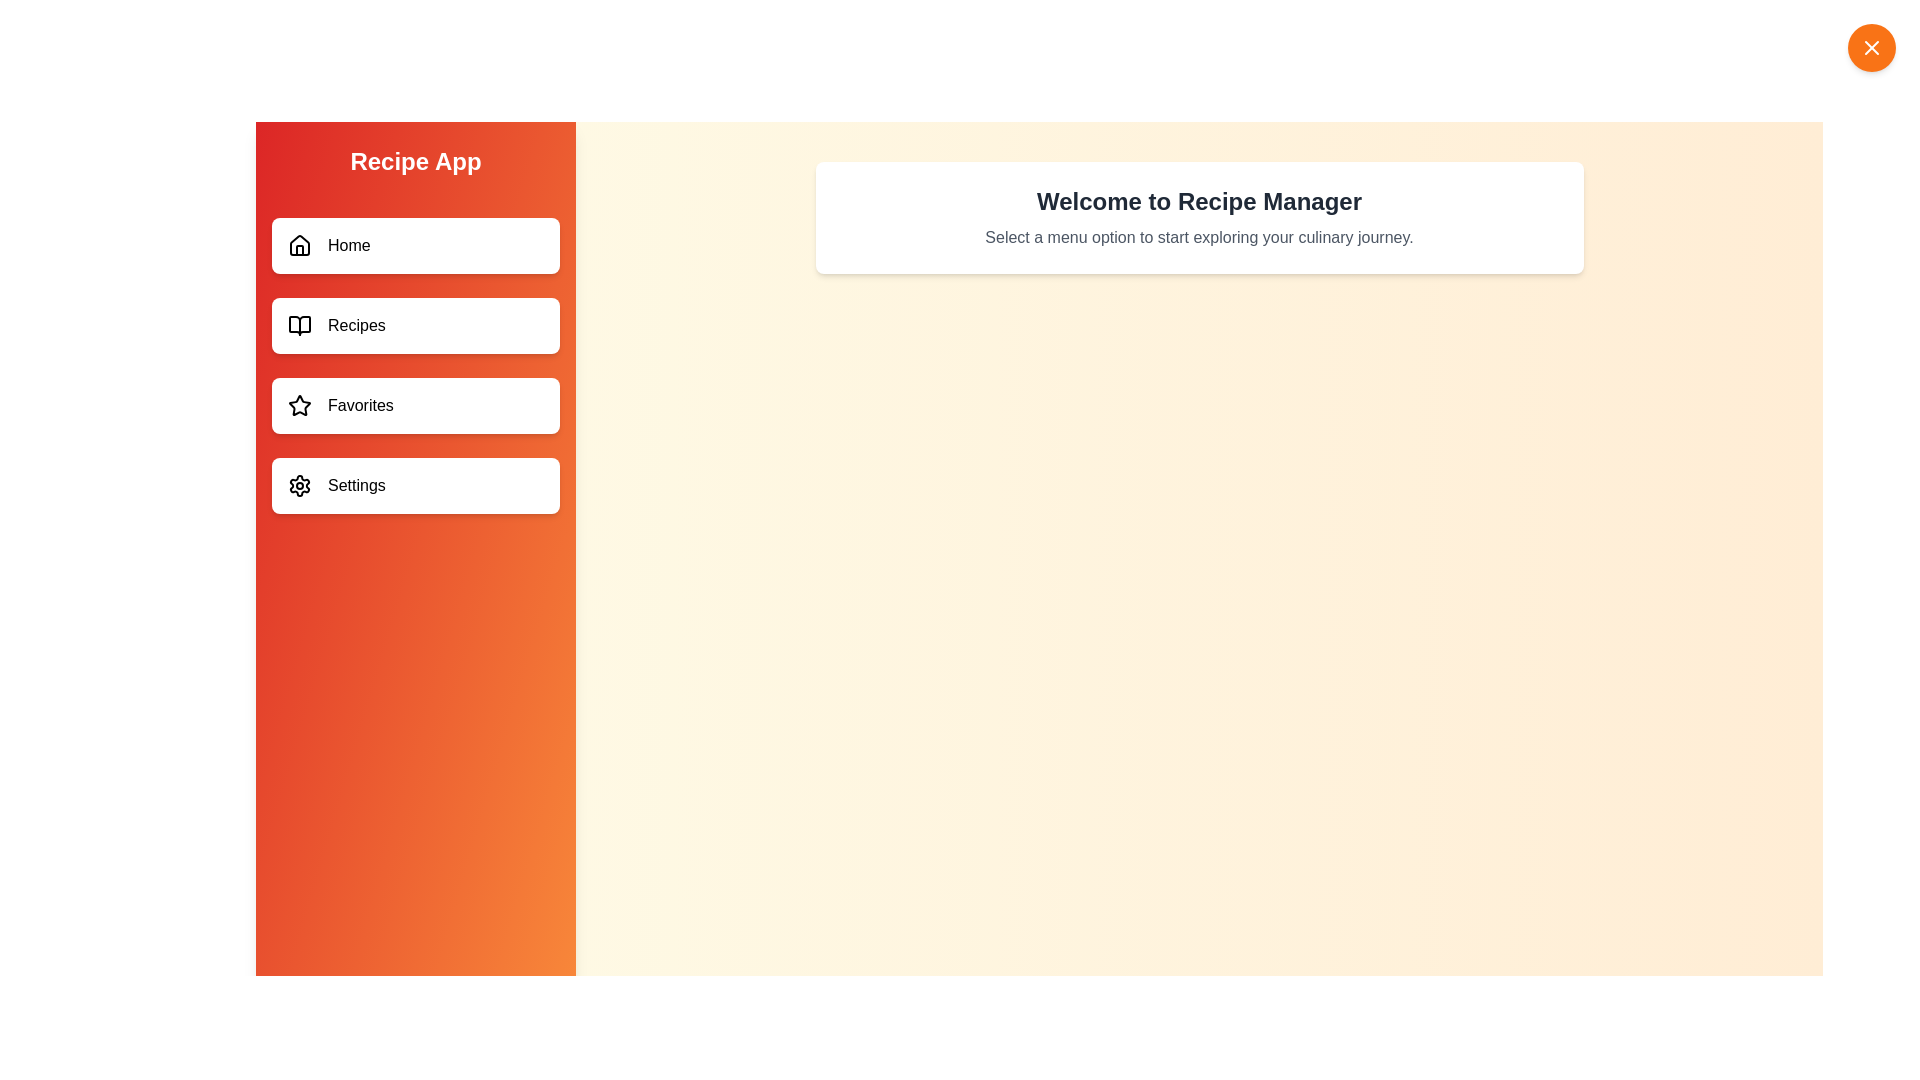  What do you see at coordinates (415, 325) in the screenshot?
I see `the menu item labeled Recipes` at bounding box center [415, 325].